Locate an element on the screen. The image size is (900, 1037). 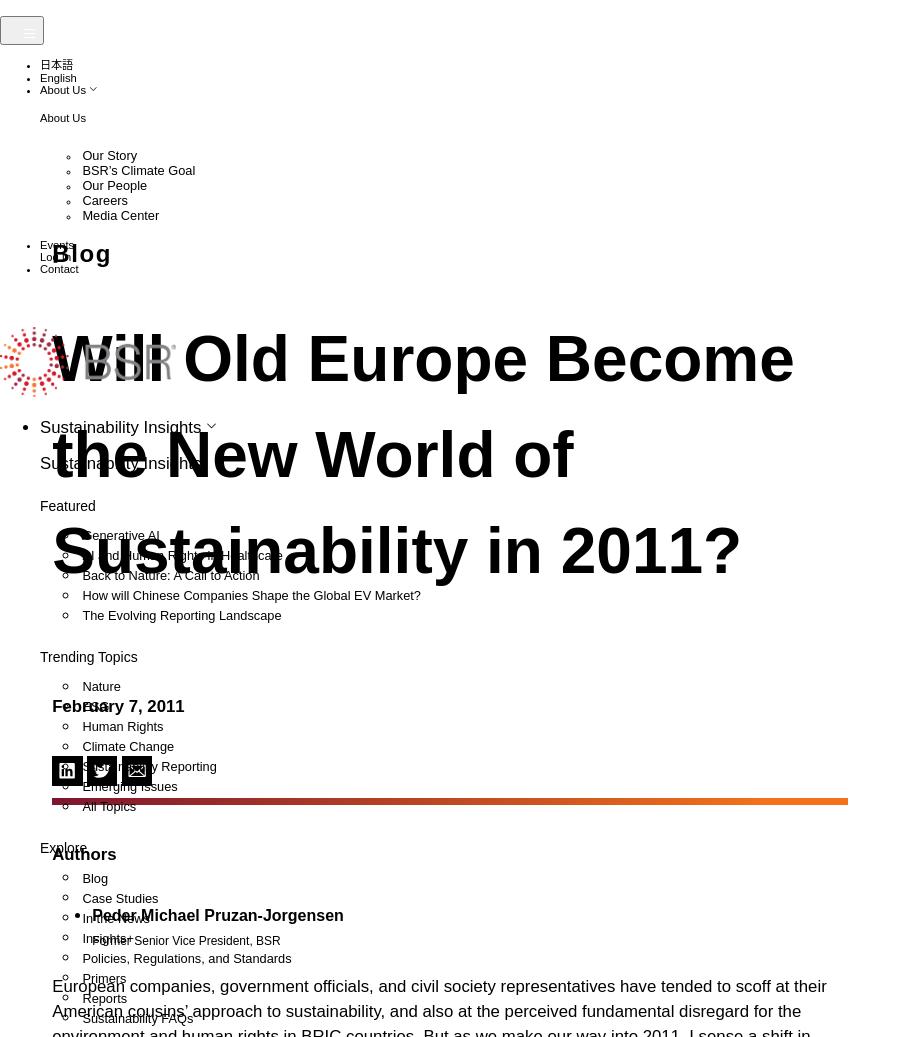
'Guangzhou' is located at coordinates (120, 465).